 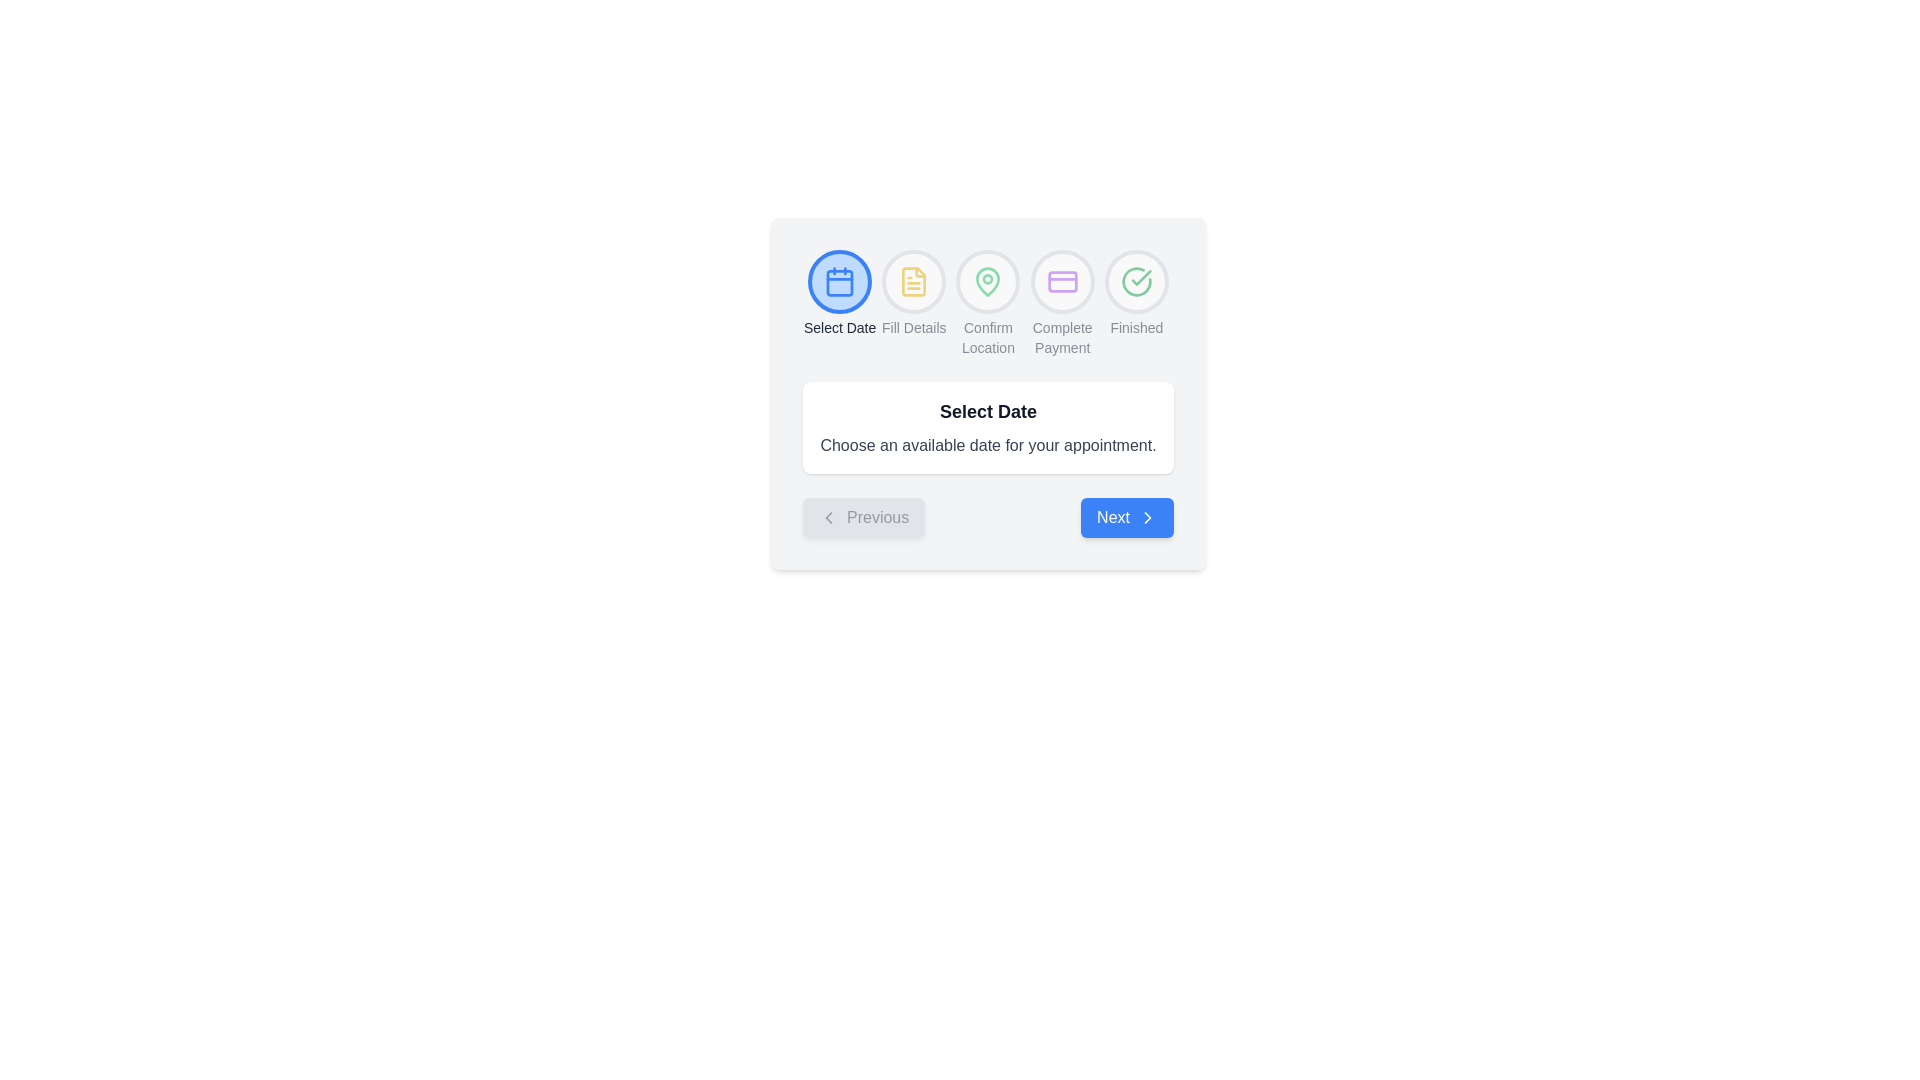 What do you see at coordinates (1147, 516) in the screenshot?
I see `the right-facing arrow icon located to the right of the 'Next' button, which is contained within a blue rounded rectangle` at bounding box center [1147, 516].